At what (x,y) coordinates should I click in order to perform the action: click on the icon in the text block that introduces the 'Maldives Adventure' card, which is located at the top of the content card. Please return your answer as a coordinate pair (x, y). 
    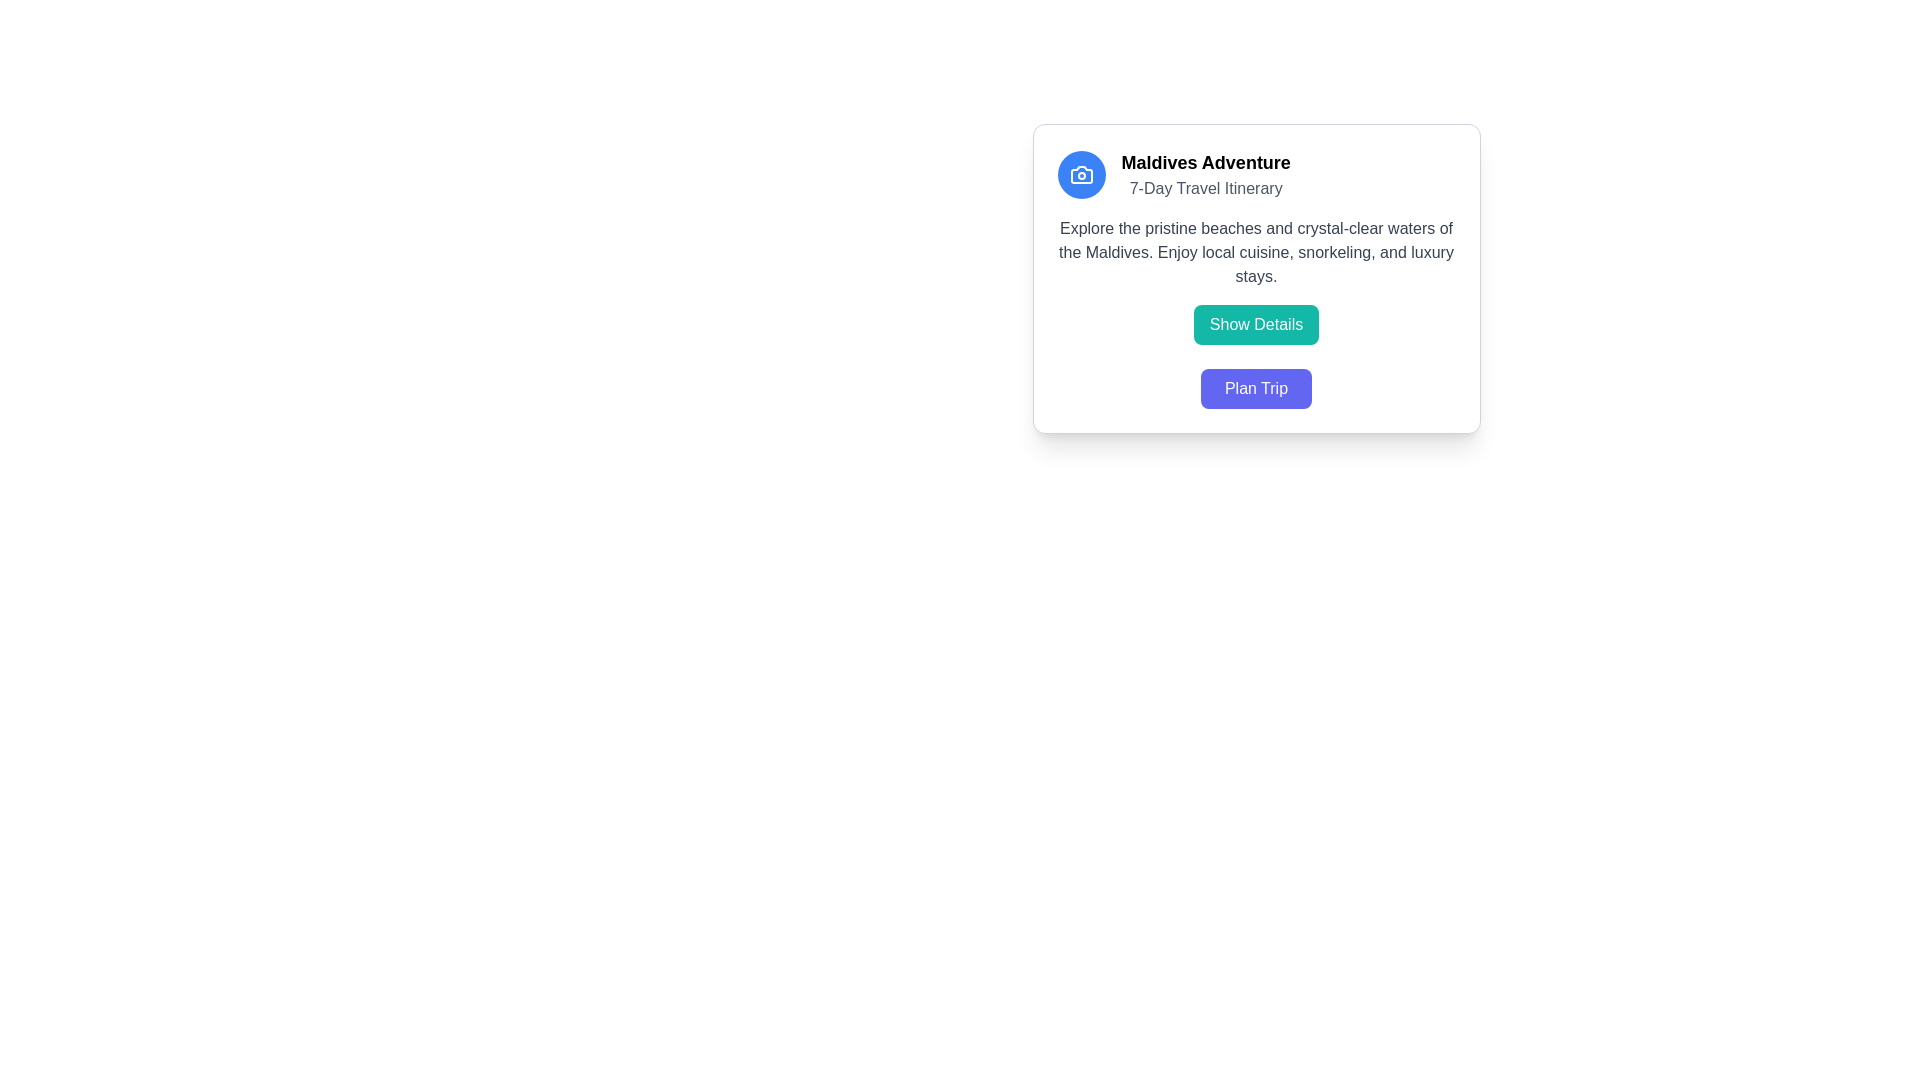
    Looking at the image, I should click on (1255, 173).